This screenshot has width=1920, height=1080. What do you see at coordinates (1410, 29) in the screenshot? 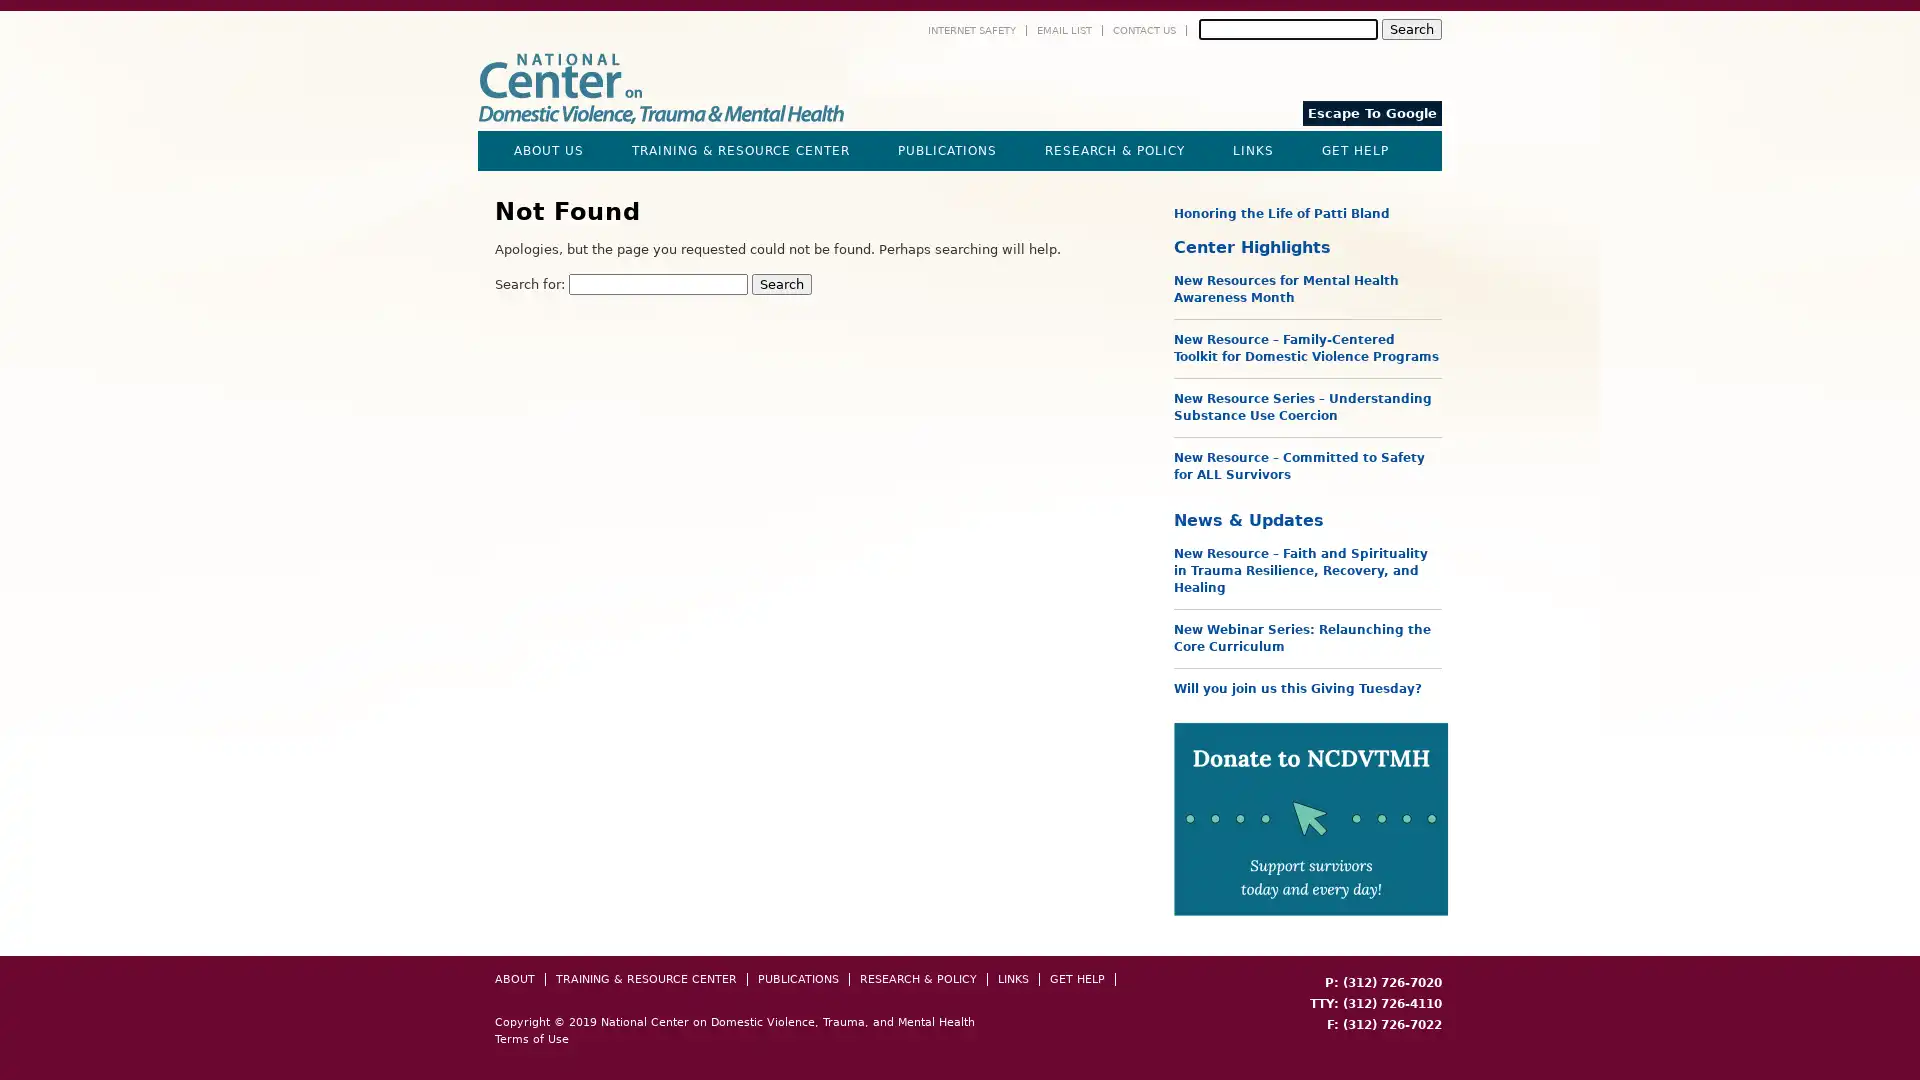
I see `Search` at bounding box center [1410, 29].